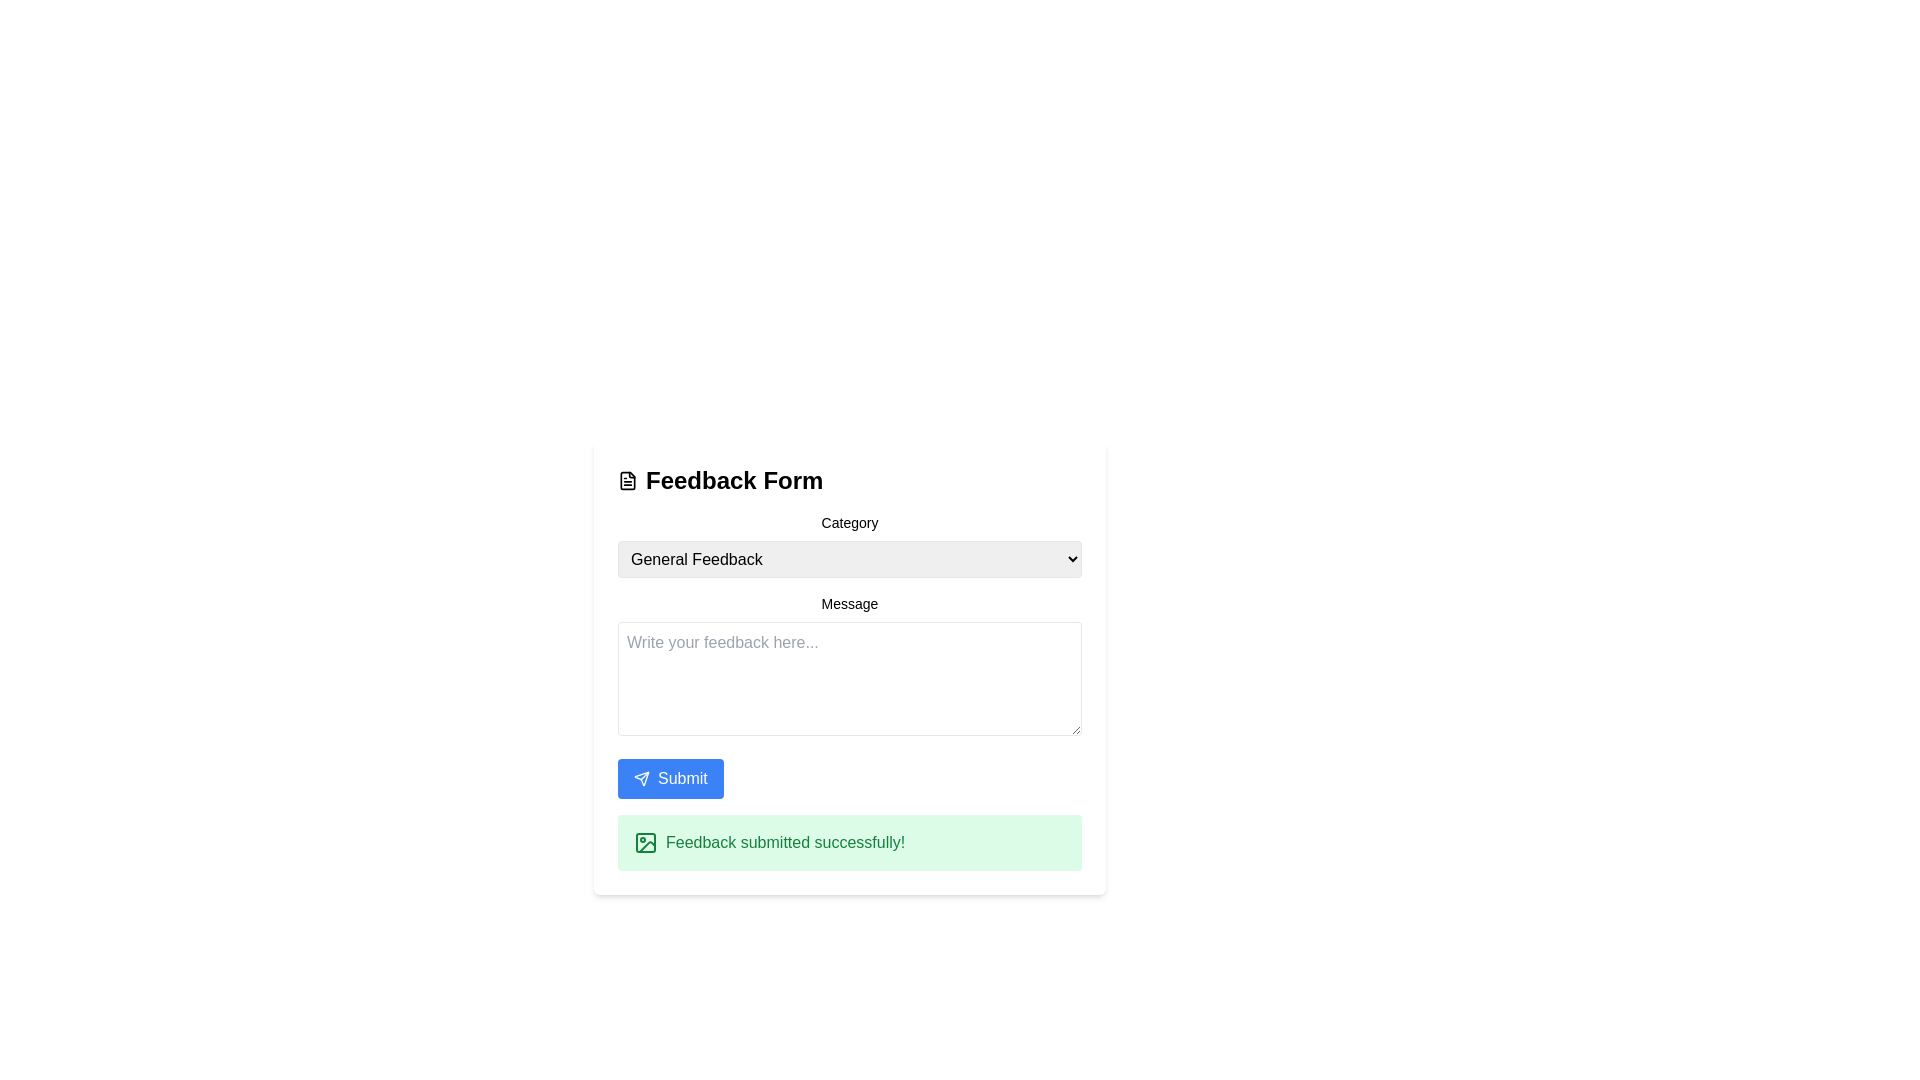 The image size is (1920, 1080). What do you see at coordinates (682, 778) in the screenshot?
I see `the 'Submit' button, which has a white font color on a blue rectangular background, located near the bottom of the feedback form` at bounding box center [682, 778].